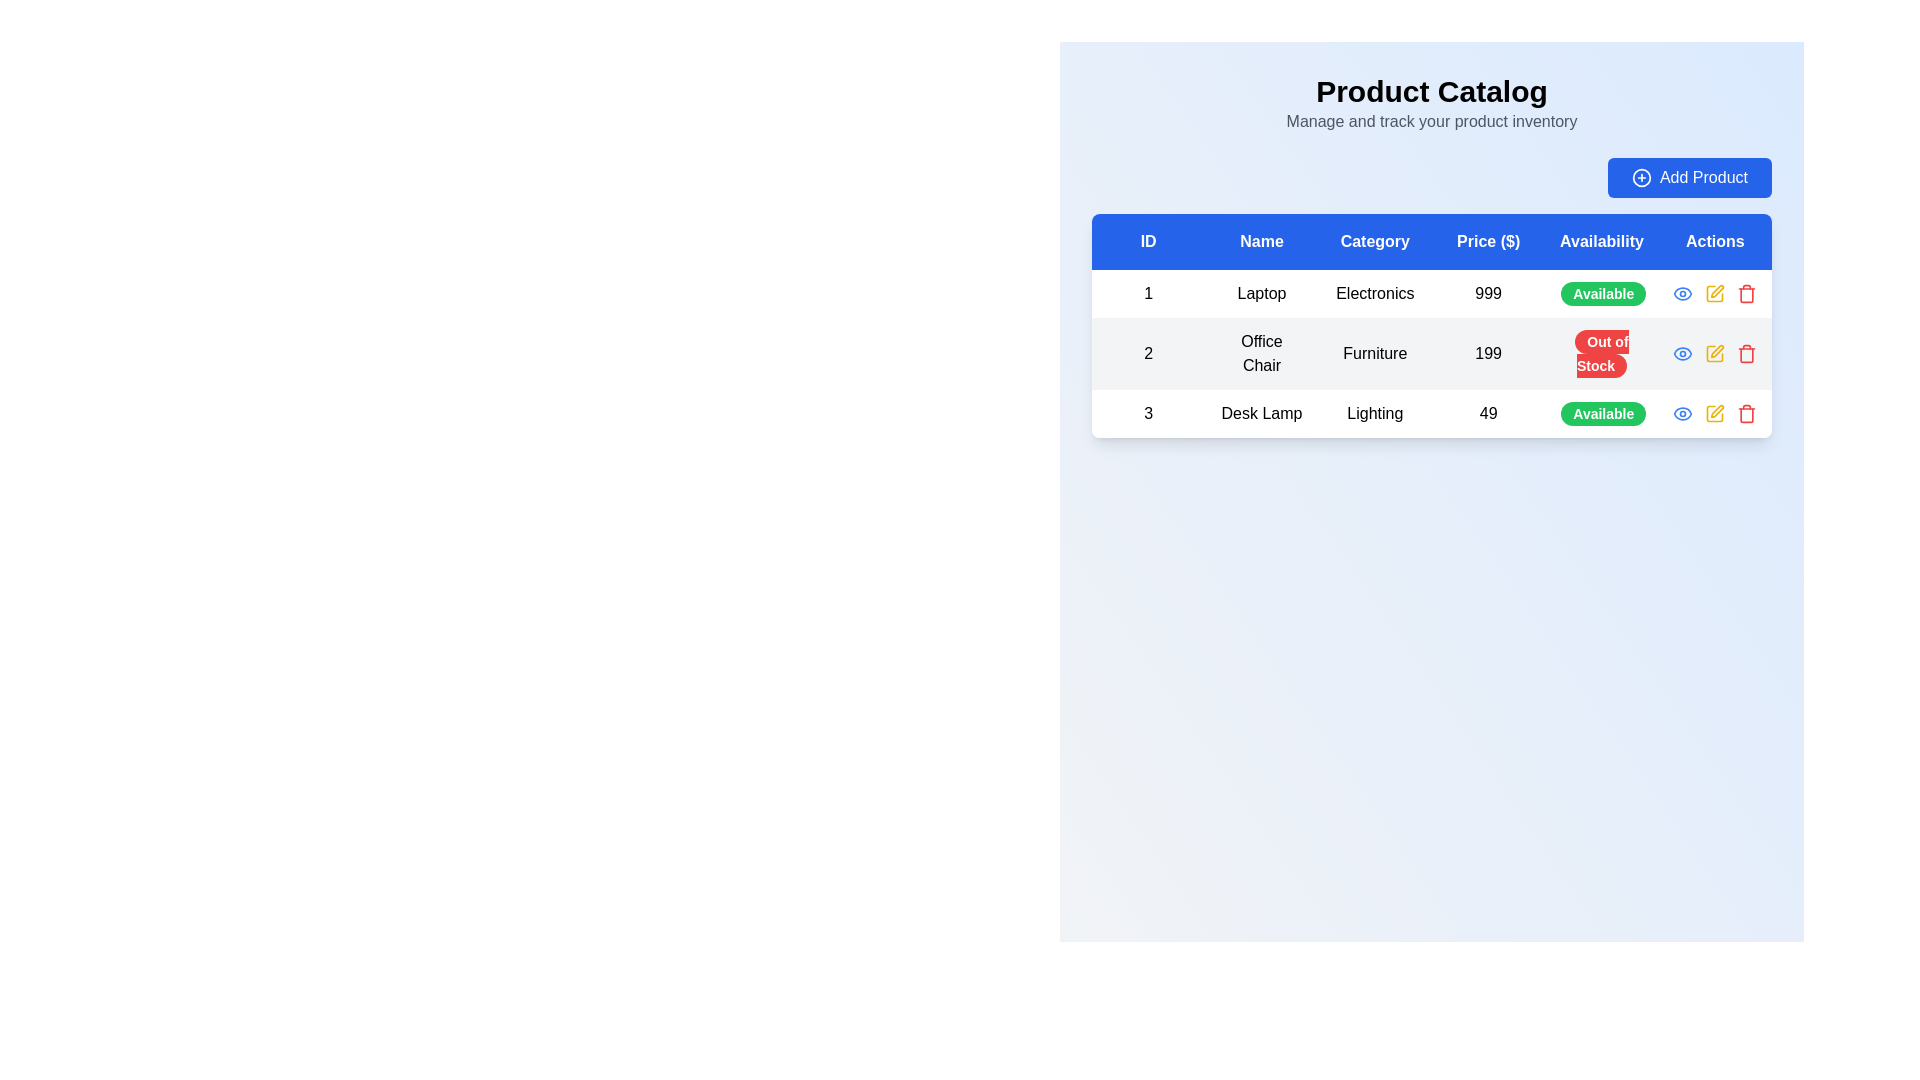 Image resolution: width=1920 pixels, height=1080 pixels. I want to click on the Text value field displaying the price of the 'Desk Lamp' item, located in the fourth column of the third row in the inventory table, so click(1488, 412).